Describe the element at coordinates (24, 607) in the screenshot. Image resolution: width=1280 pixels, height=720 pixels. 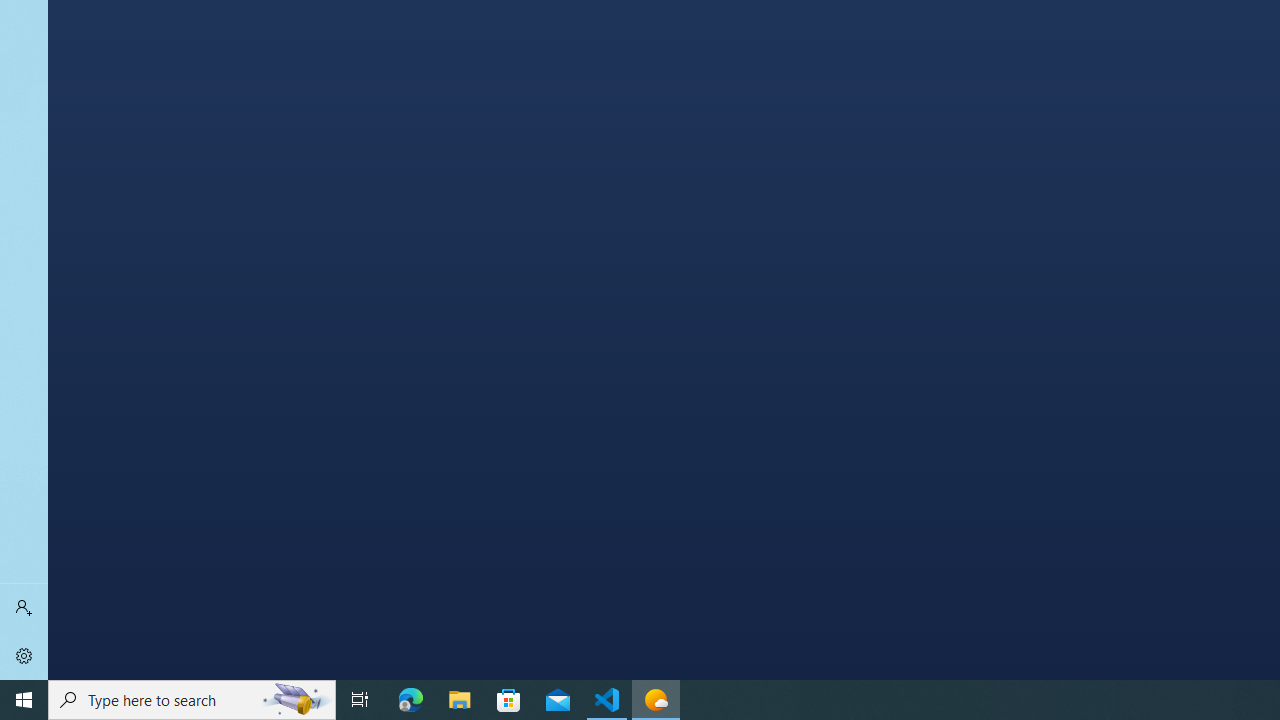
I see `'Sign in'` at that location.